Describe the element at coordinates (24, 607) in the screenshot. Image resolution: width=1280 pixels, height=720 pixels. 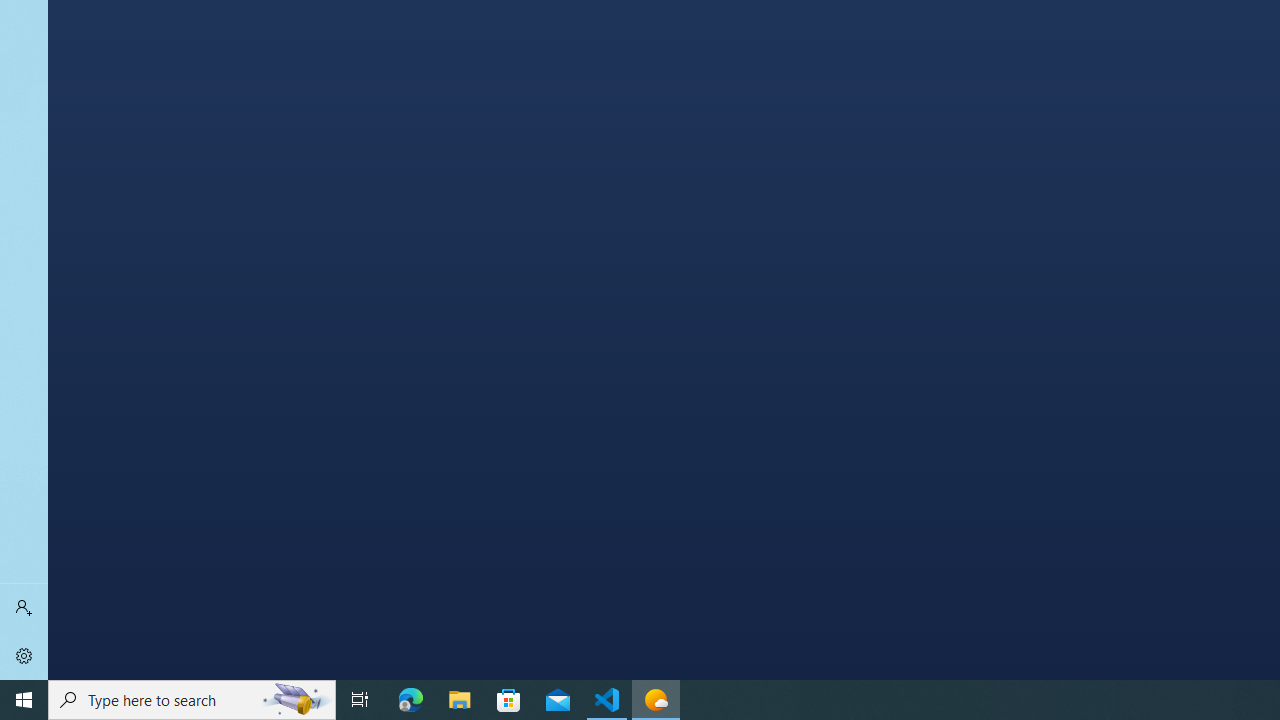
I see `'Sign in'` at that location.